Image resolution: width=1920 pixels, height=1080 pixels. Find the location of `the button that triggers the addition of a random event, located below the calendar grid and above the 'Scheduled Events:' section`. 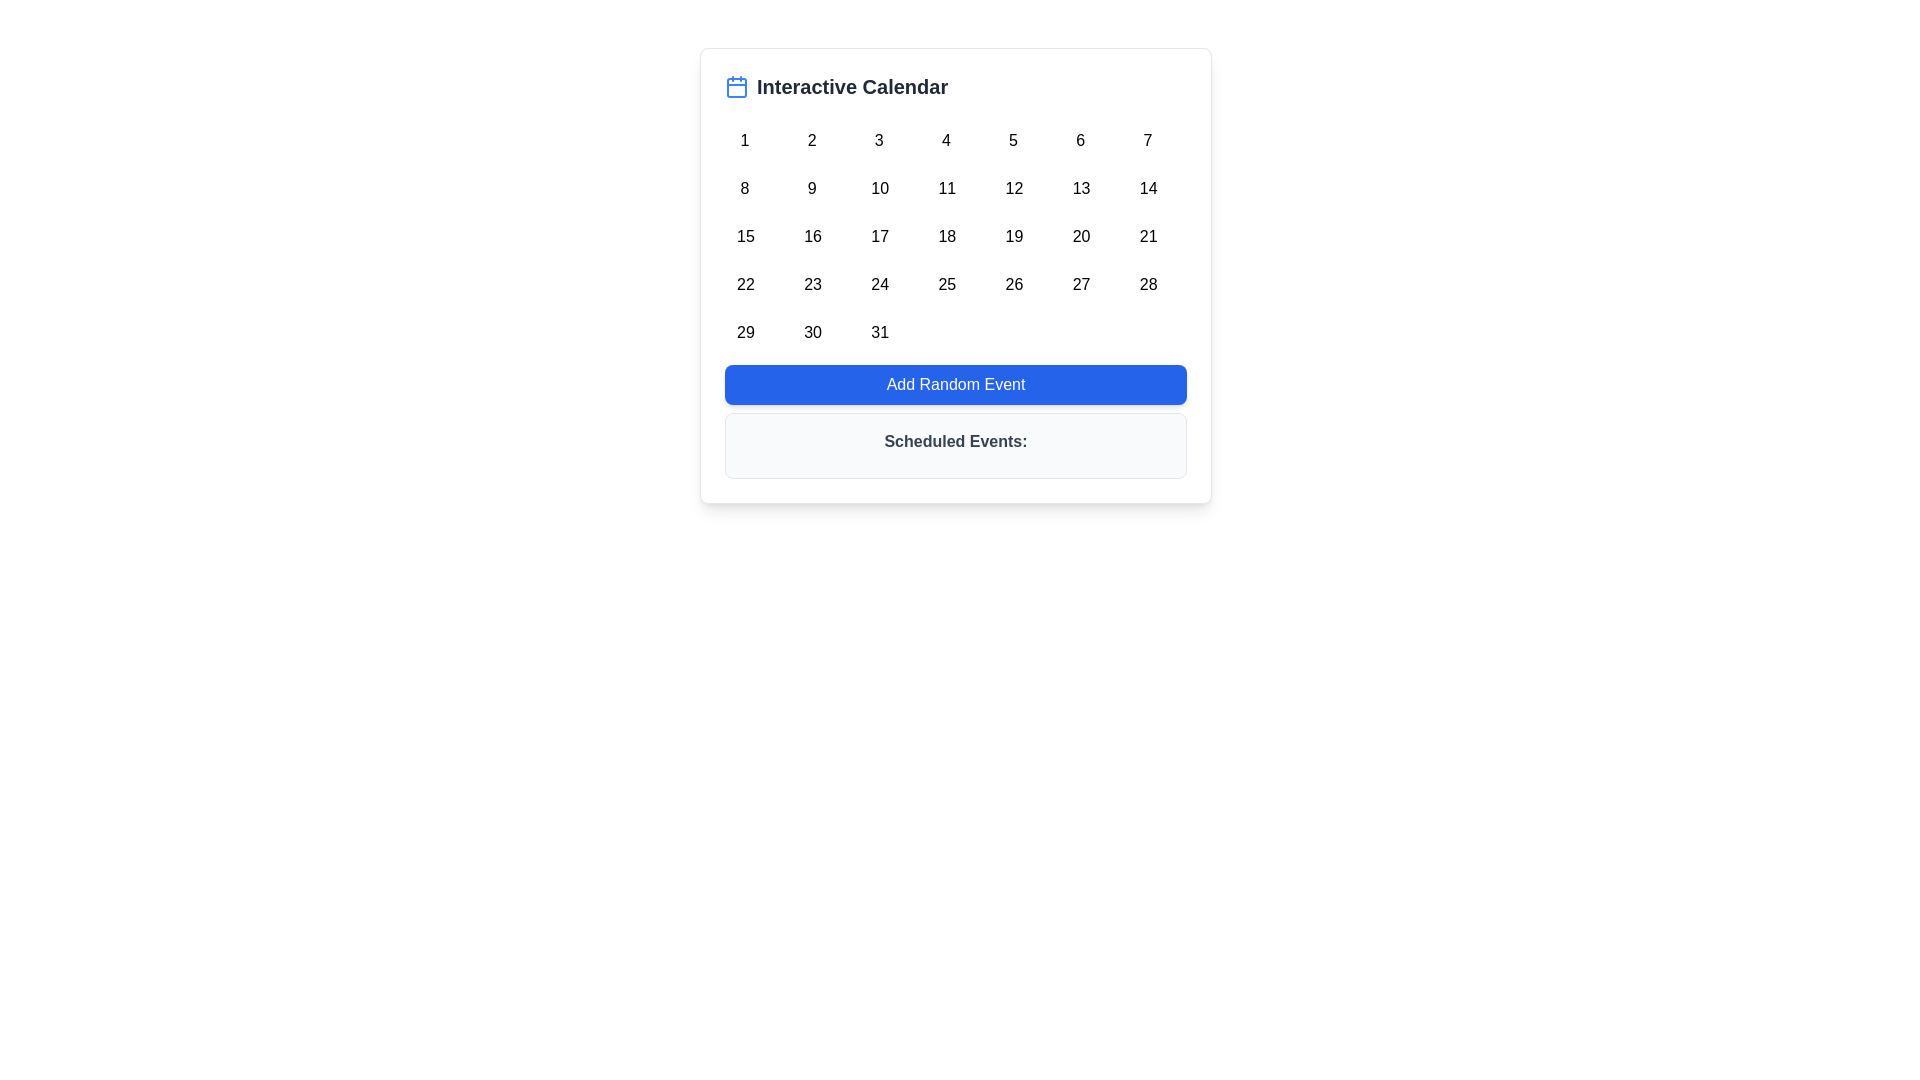

the button that triggers the addition of a random event, located below the calendar grid and above the 'Scheduled Events:' section is located at coordinates (954, 385).